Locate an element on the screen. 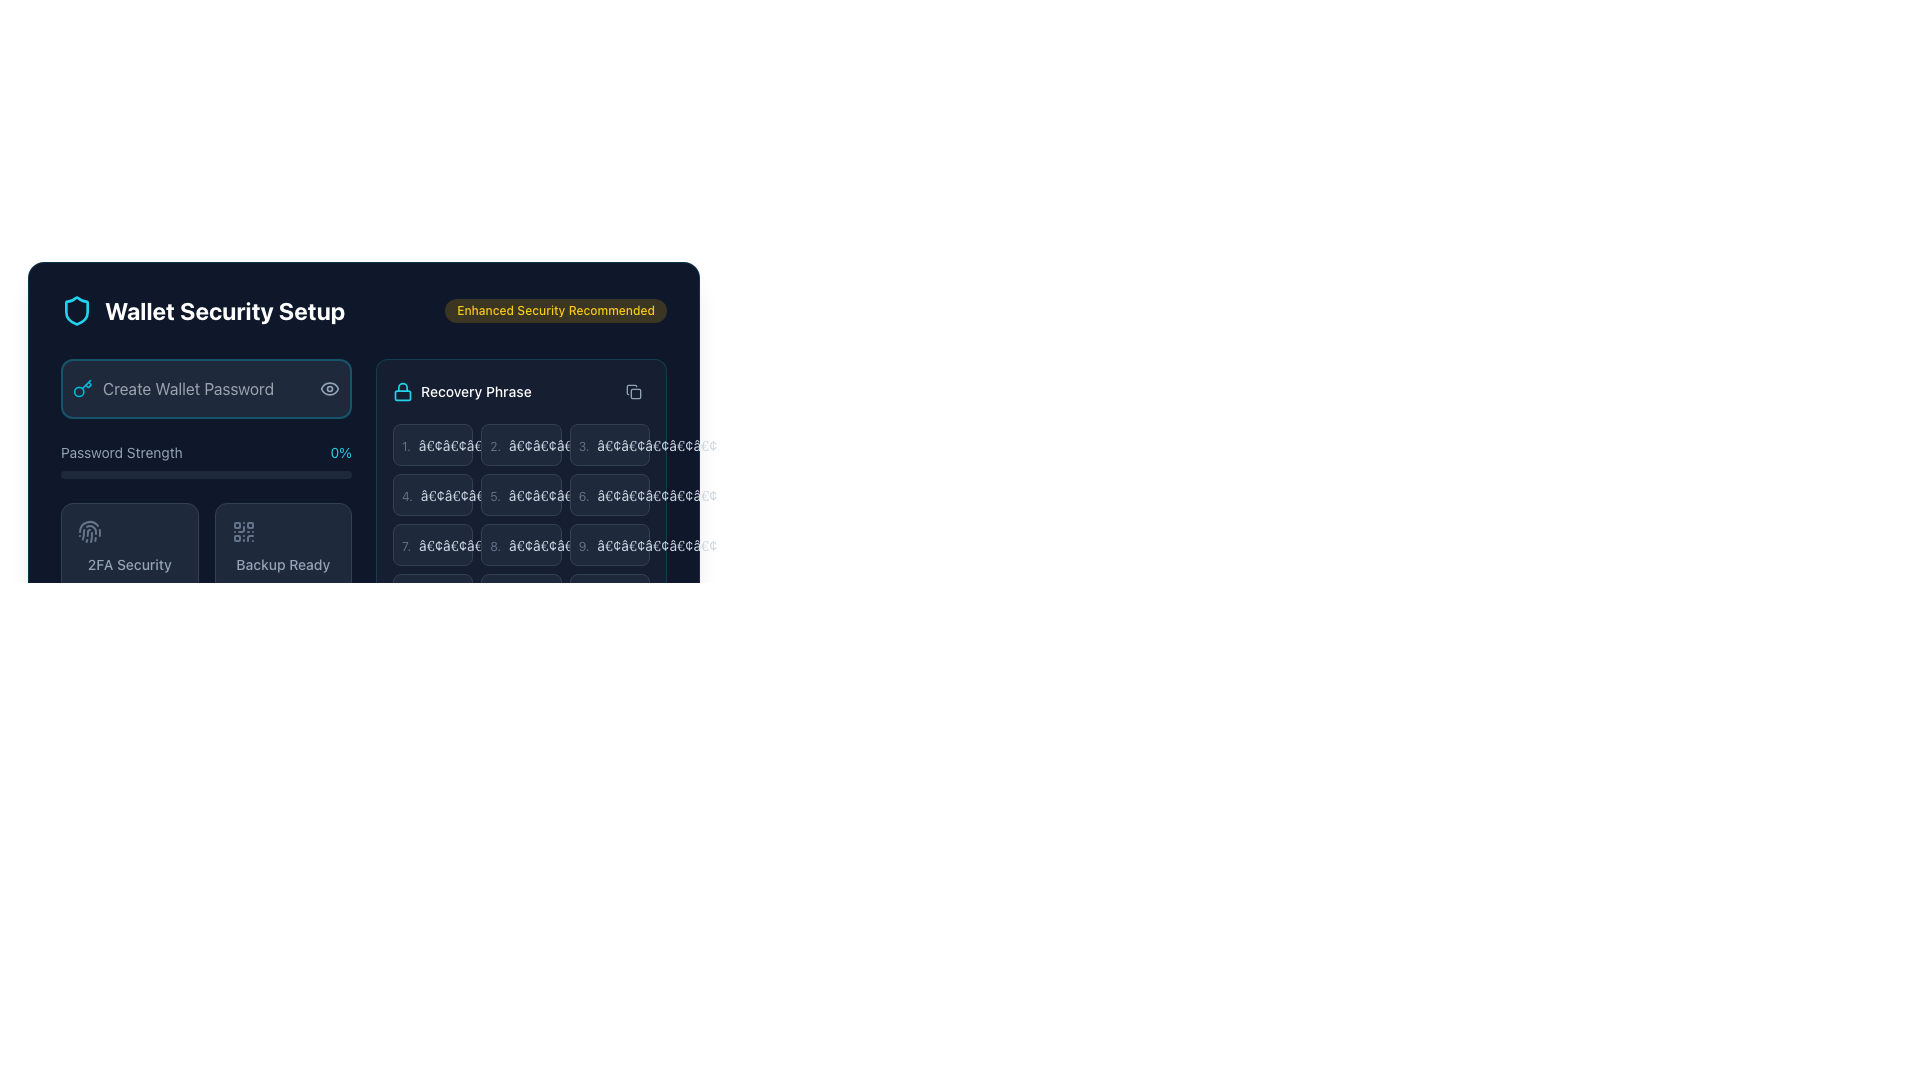  the text display consisting of five dots '•••••' in slate gray color, located in the second row, third column of the grid labeled 'Recovery Phrase' is located at coordinates (568, 545).